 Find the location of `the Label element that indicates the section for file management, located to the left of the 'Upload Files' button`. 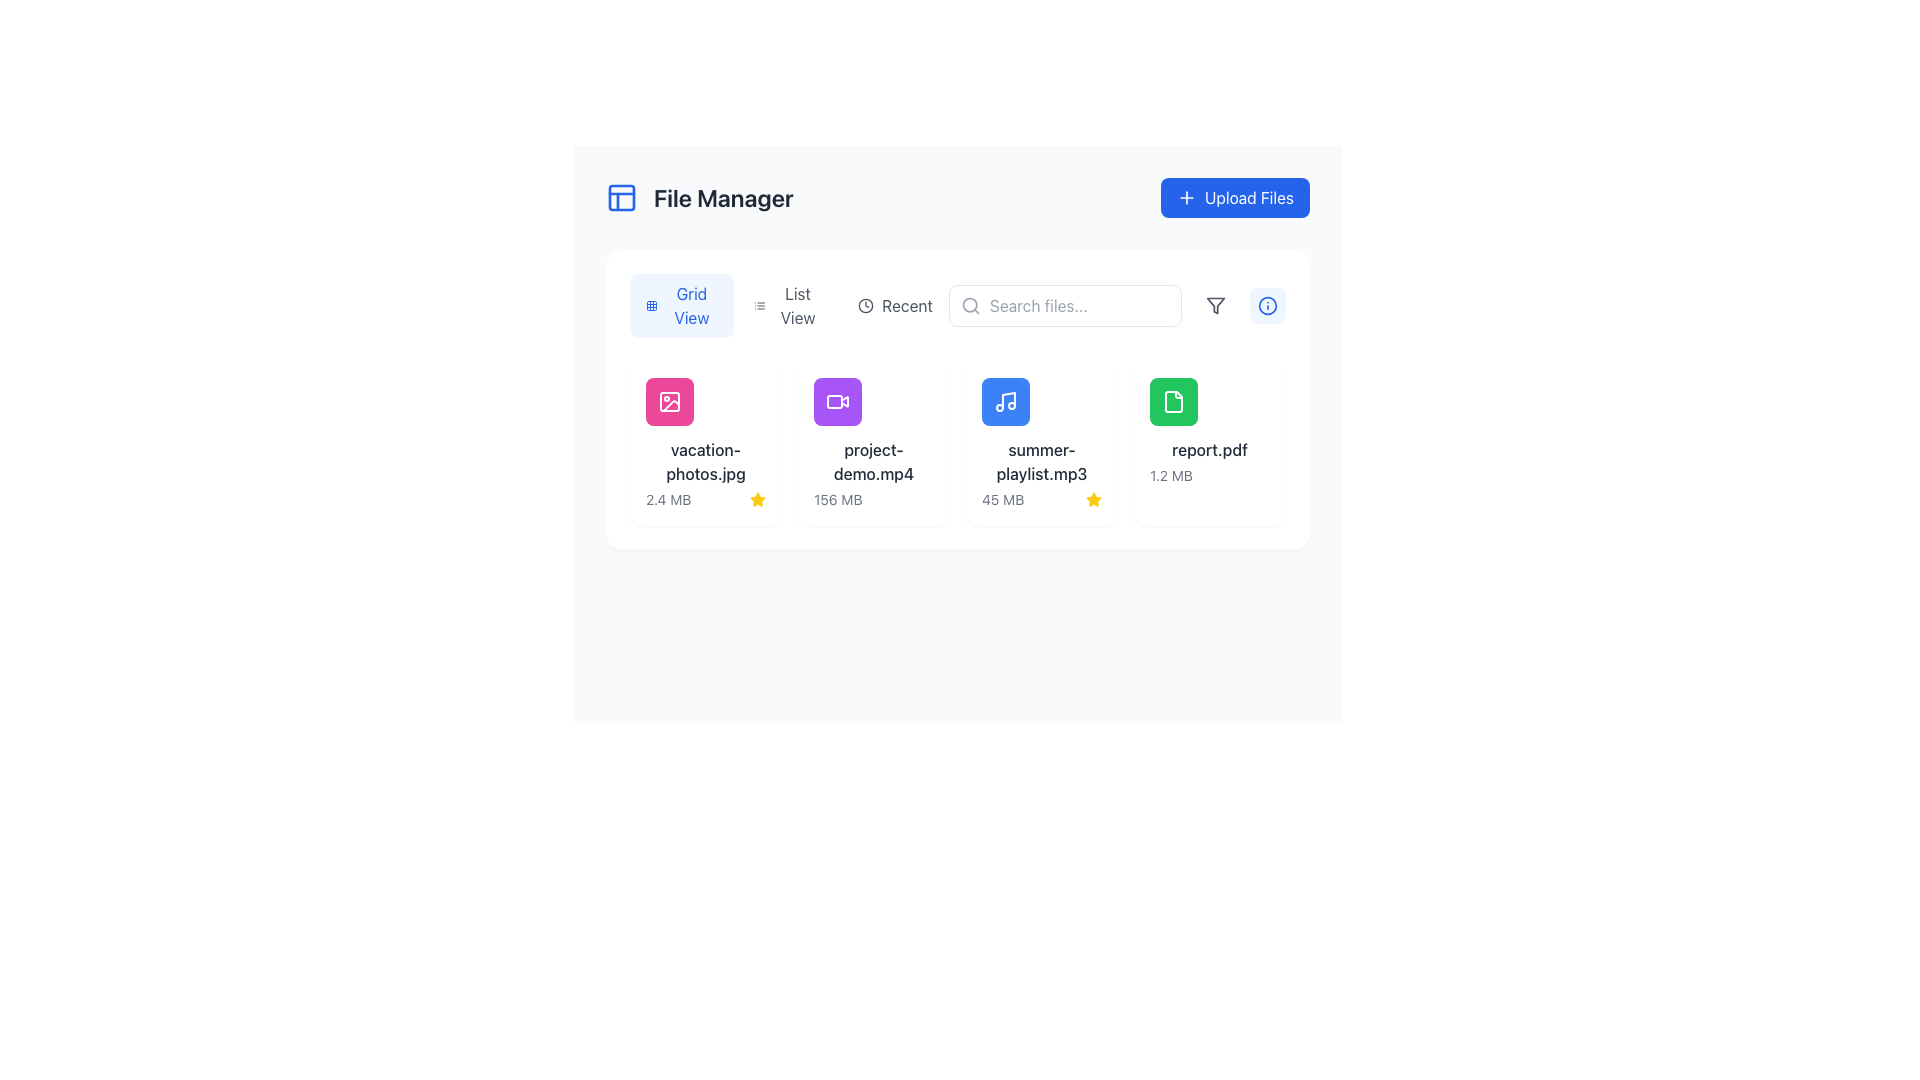

the Label element that indicates the section for file management, located to the left of the 'Upload Files' button is located at coordinates (699, 197).